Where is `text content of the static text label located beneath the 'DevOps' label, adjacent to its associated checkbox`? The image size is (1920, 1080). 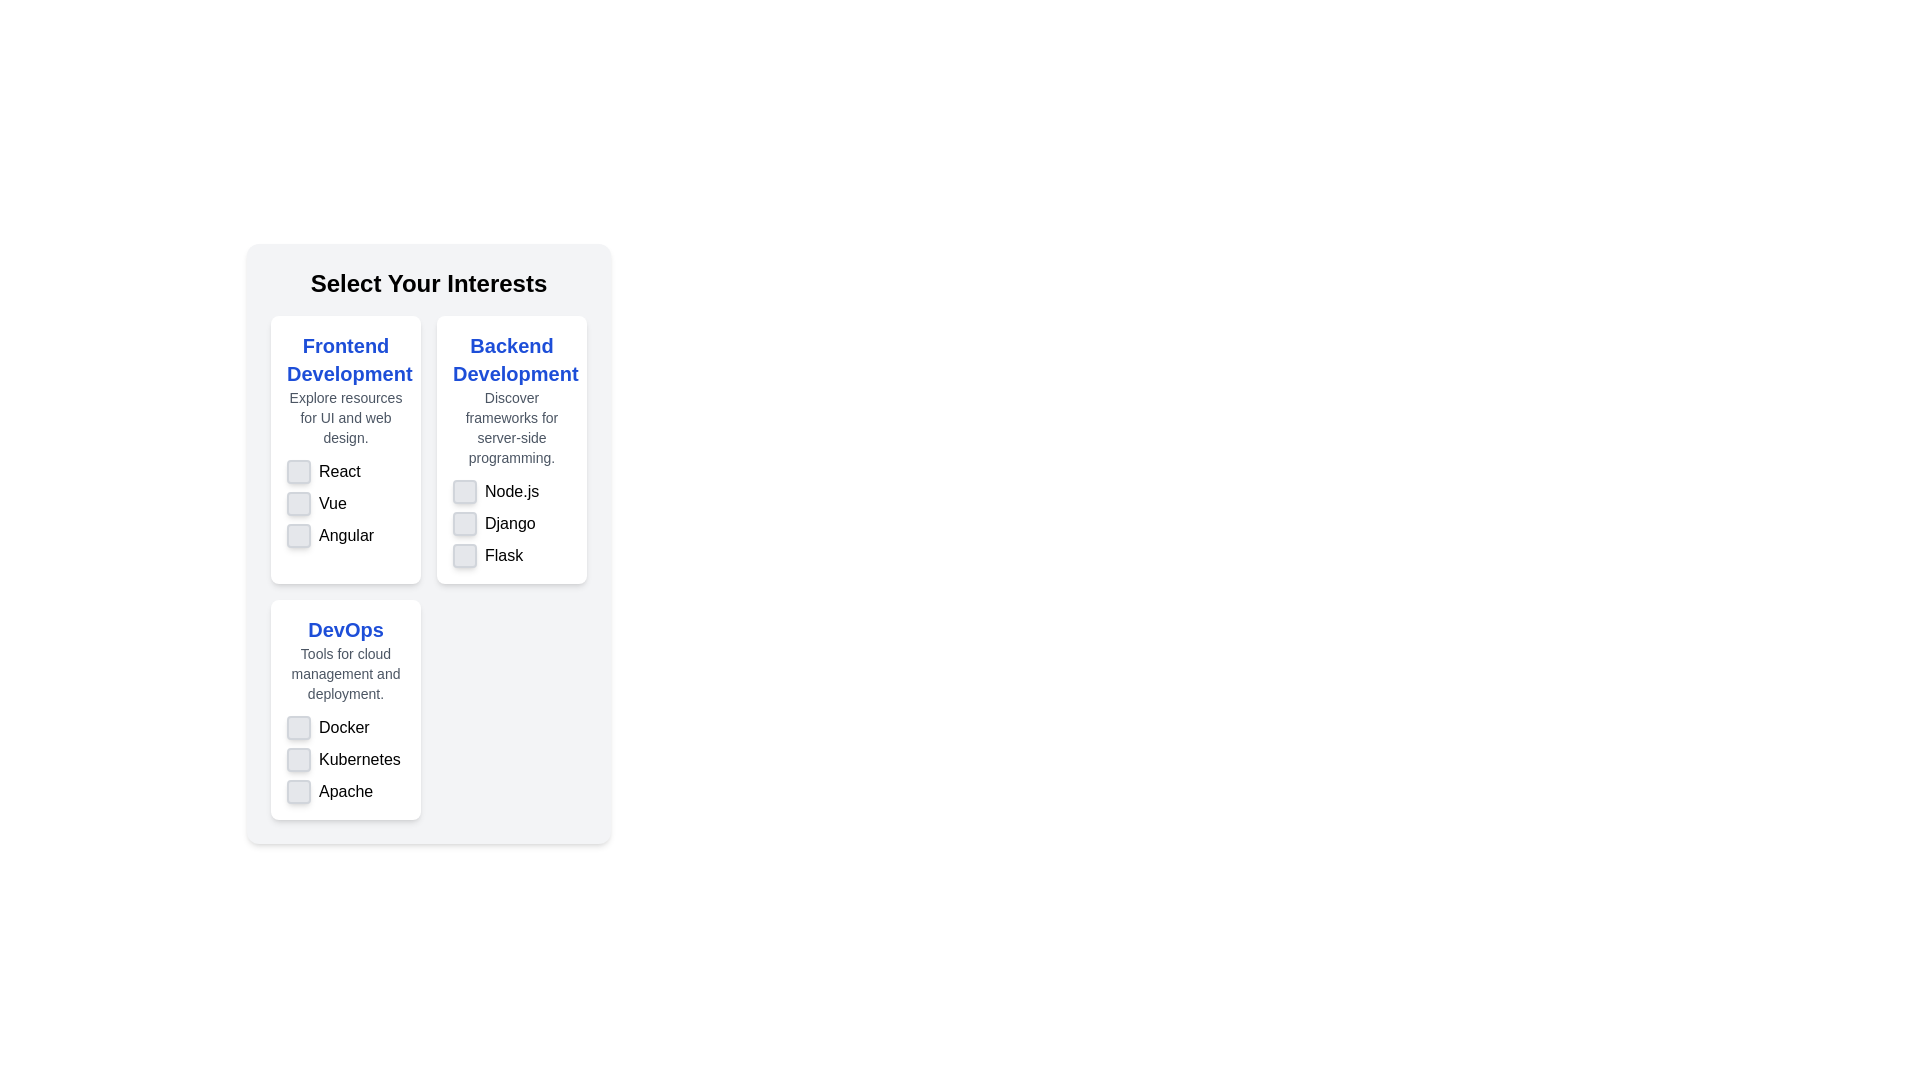 text content of the static text label located beneath the 'DevOps' label, adjacent to its associated checkbox is located at coordinates (344, 728).